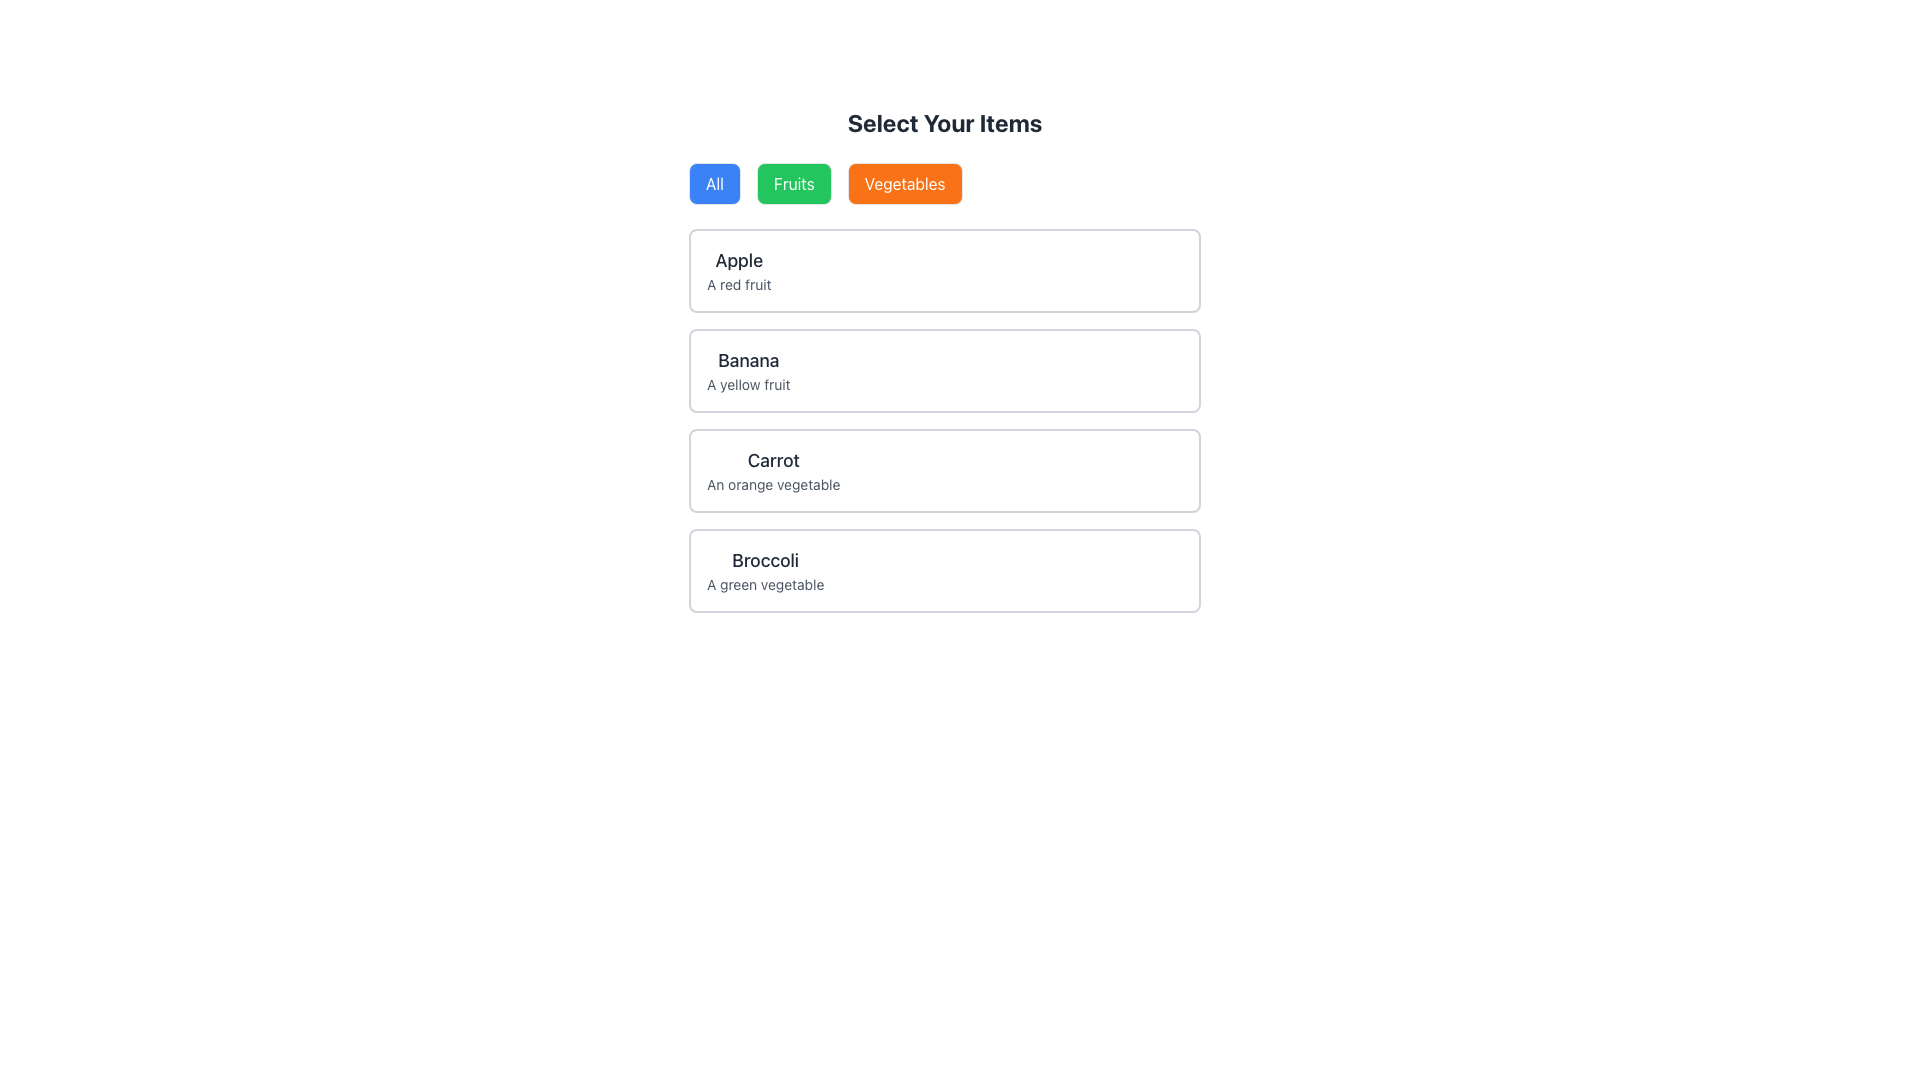 Image resolution: width=1920 pixels, height=1080 pixels. What do you see at coordinates (747, 370) in the screenshot?
I see `the textual display component that shows 'Banana' with a subtitle 'A yellow fruit', which is the second item in the list of selectable options` at bounding box center [747, 370].